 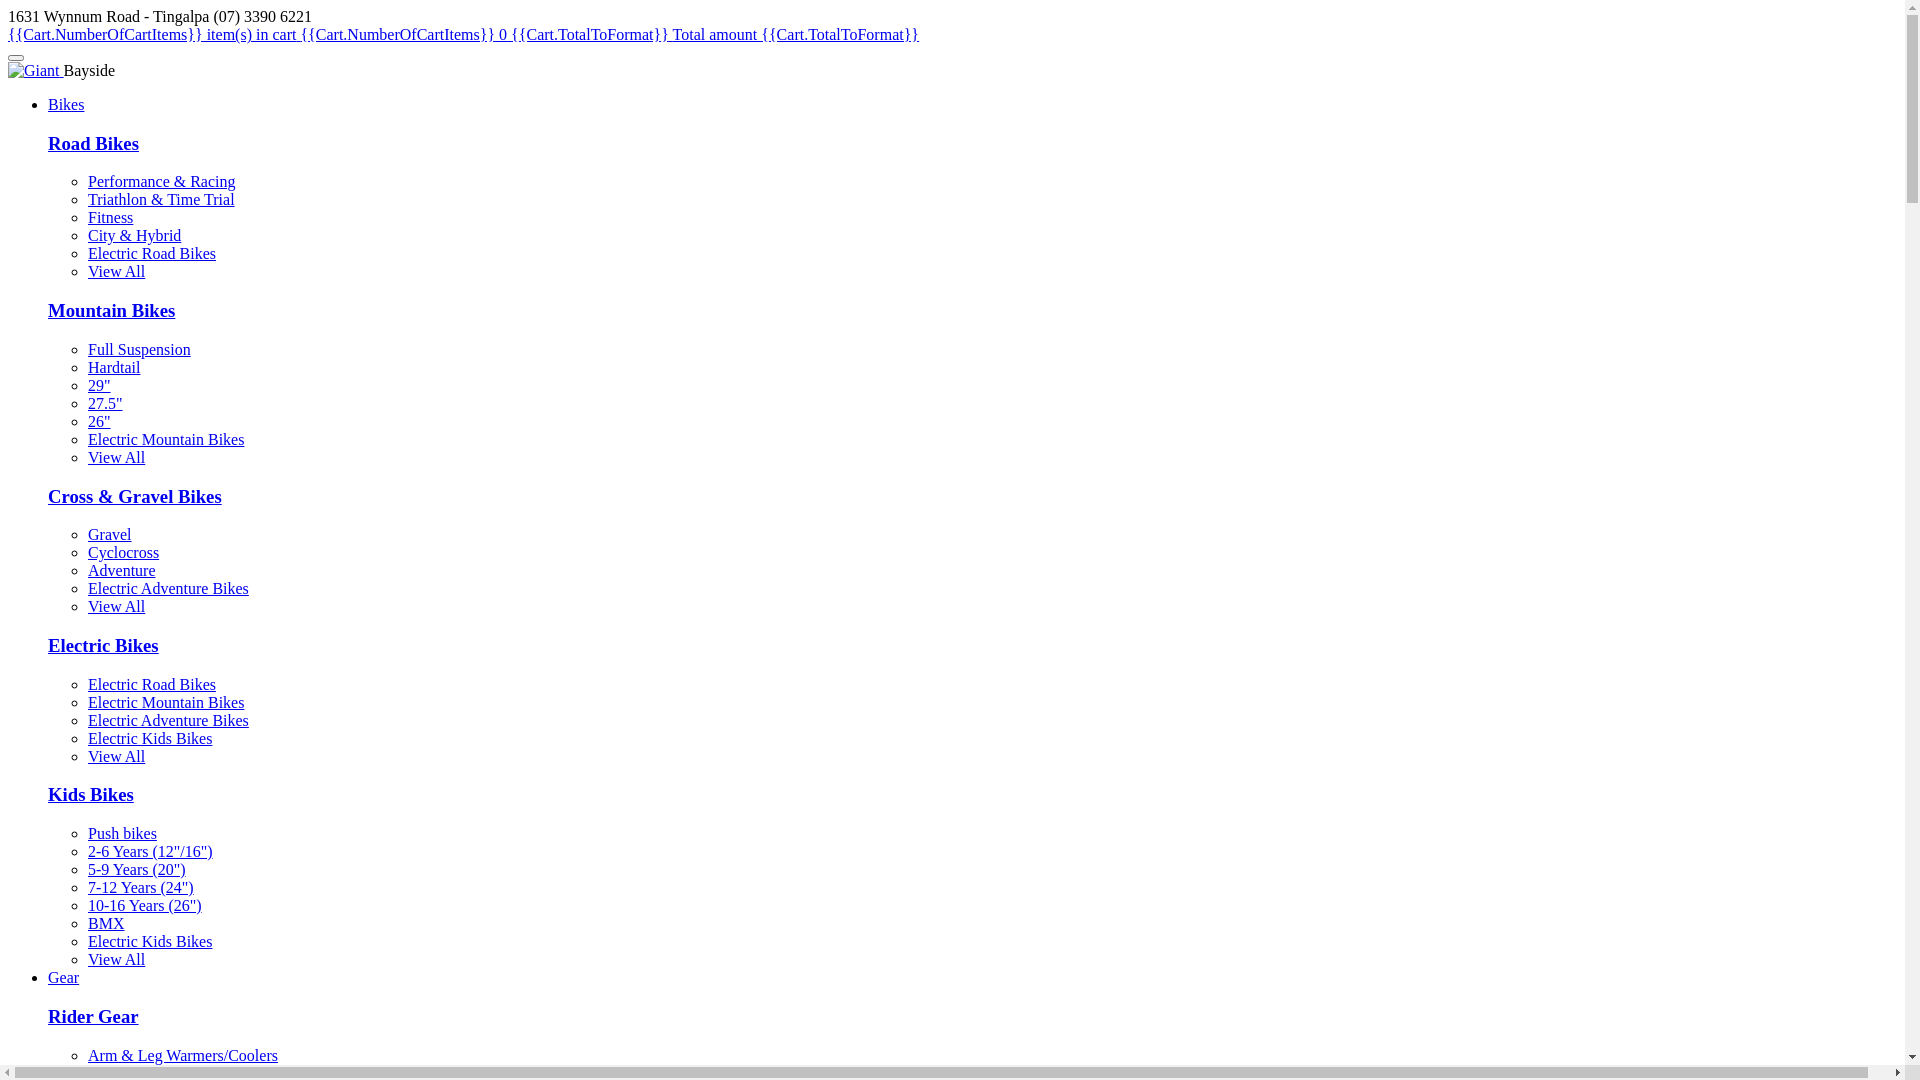 What do you see at coordinates (86, 570) in the screenshot?
I see `'Adventure'` at bounding box center [86, 570].